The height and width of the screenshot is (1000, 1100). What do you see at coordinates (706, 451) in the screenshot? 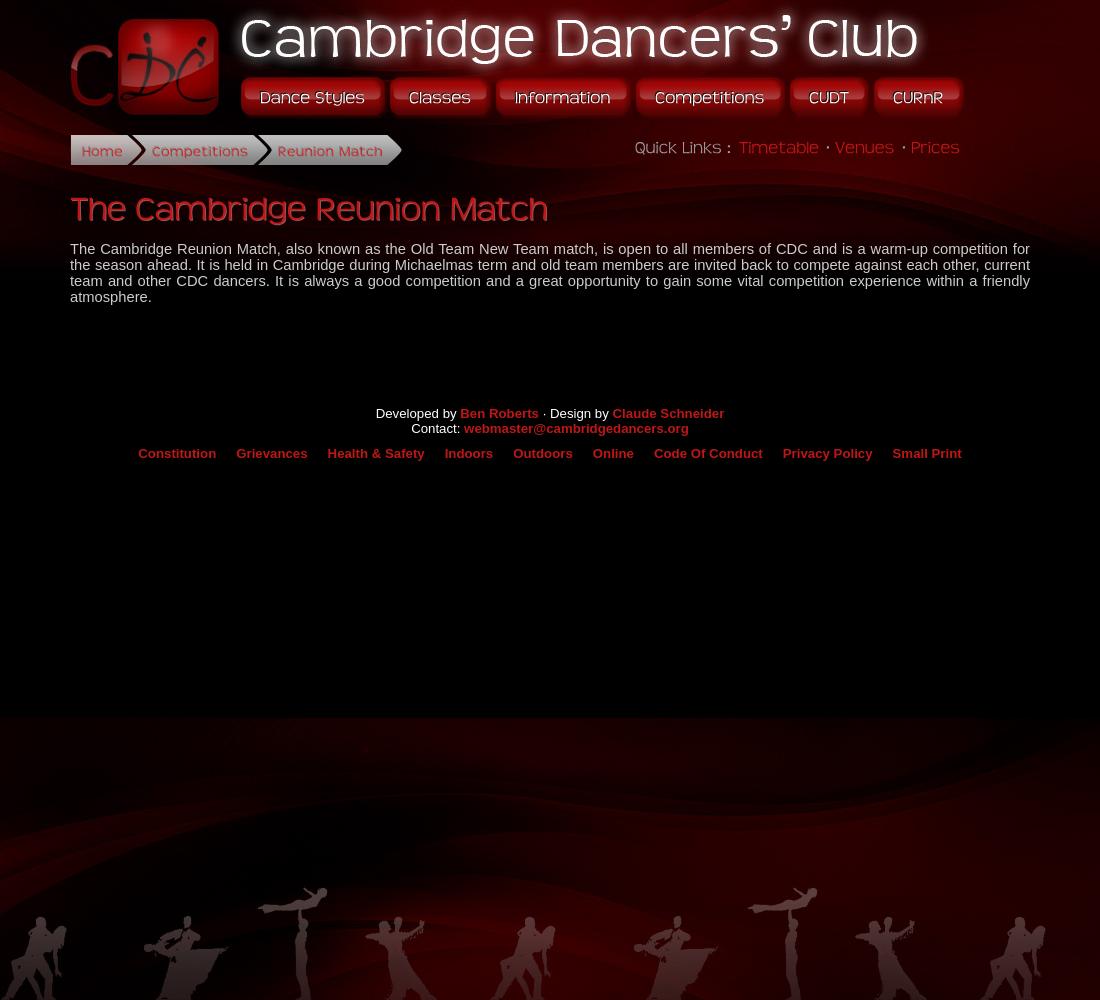
I see `'Code Of Conduct'` at bounding box center [706, 451].